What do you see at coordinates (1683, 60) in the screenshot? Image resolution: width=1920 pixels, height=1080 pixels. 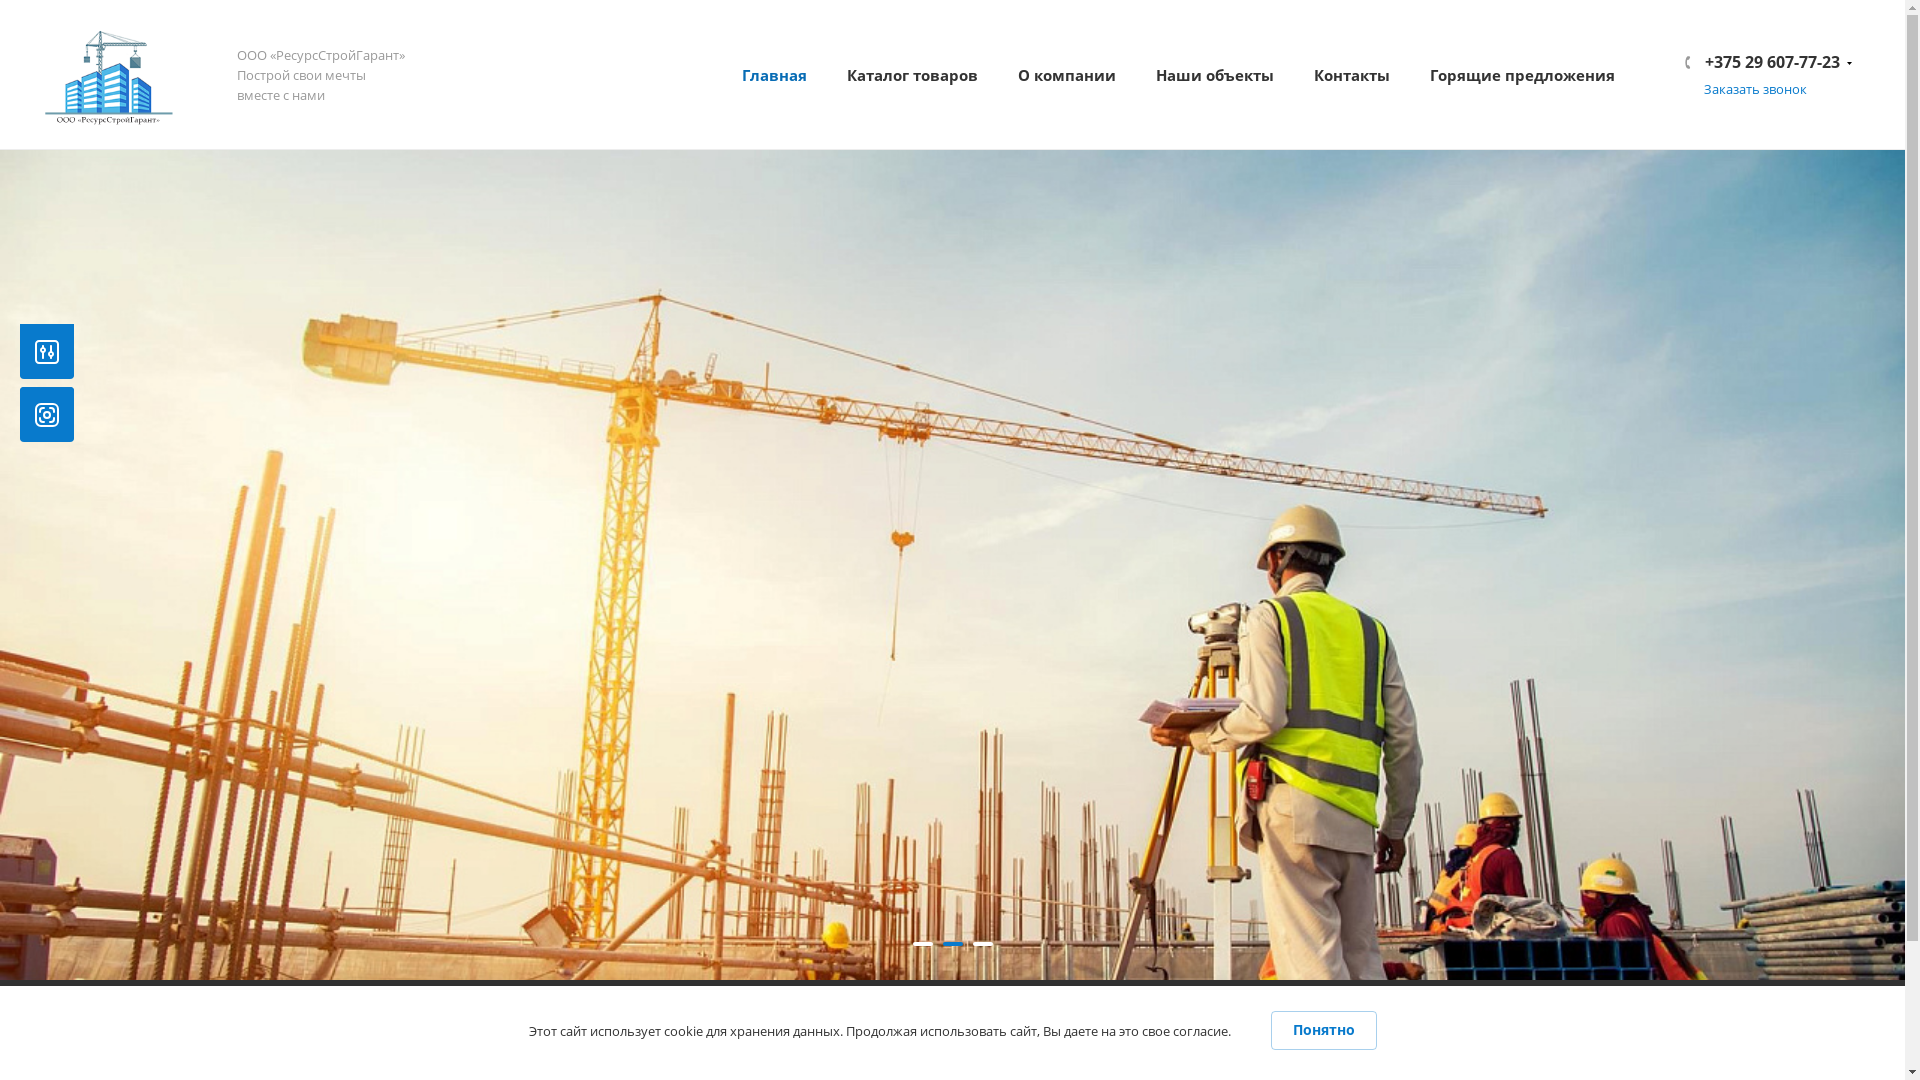 I see `'+375 29 607-77-23'` at bounding box center [1683, 60].